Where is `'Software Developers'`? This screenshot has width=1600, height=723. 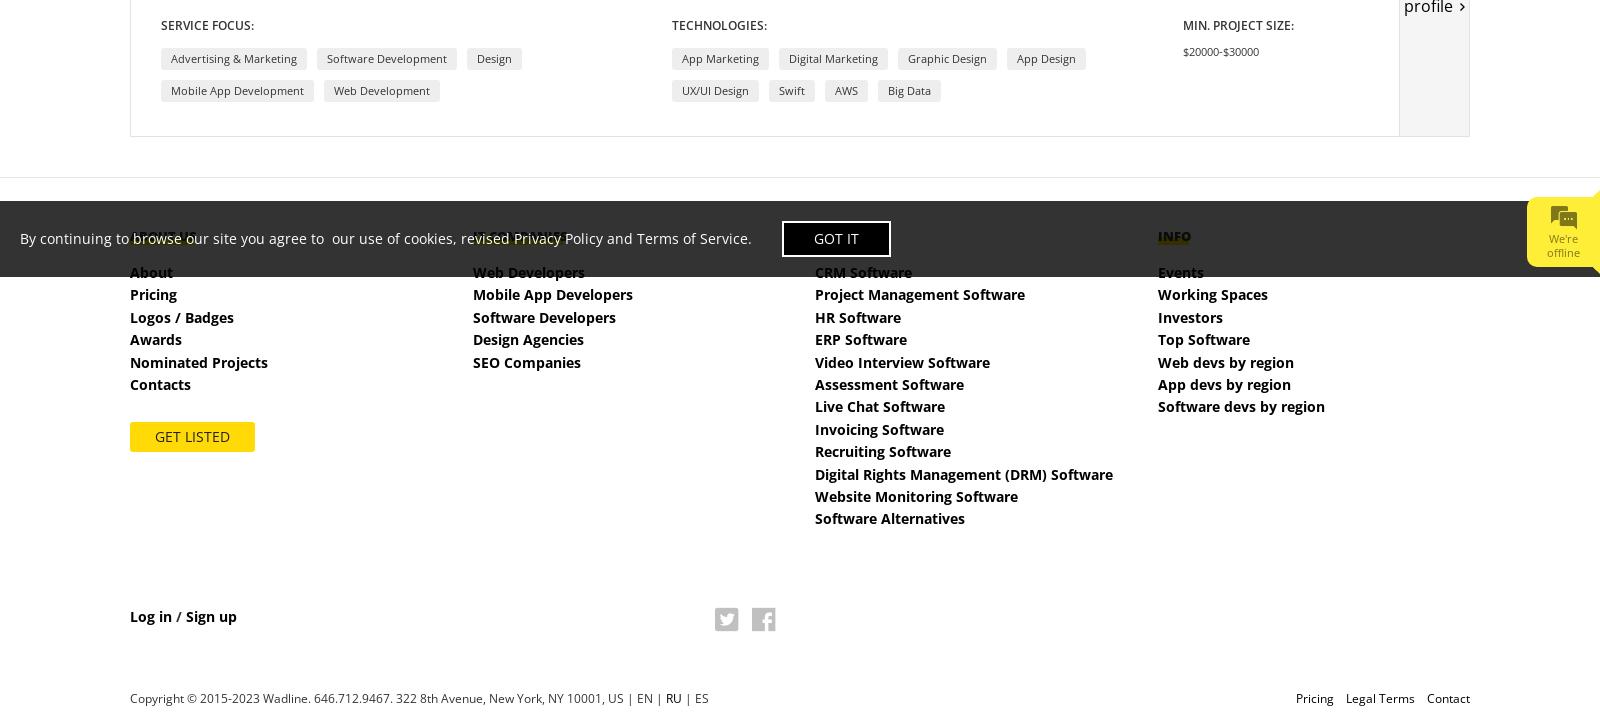
'Software Developers' is located at coordinates (542, 316).